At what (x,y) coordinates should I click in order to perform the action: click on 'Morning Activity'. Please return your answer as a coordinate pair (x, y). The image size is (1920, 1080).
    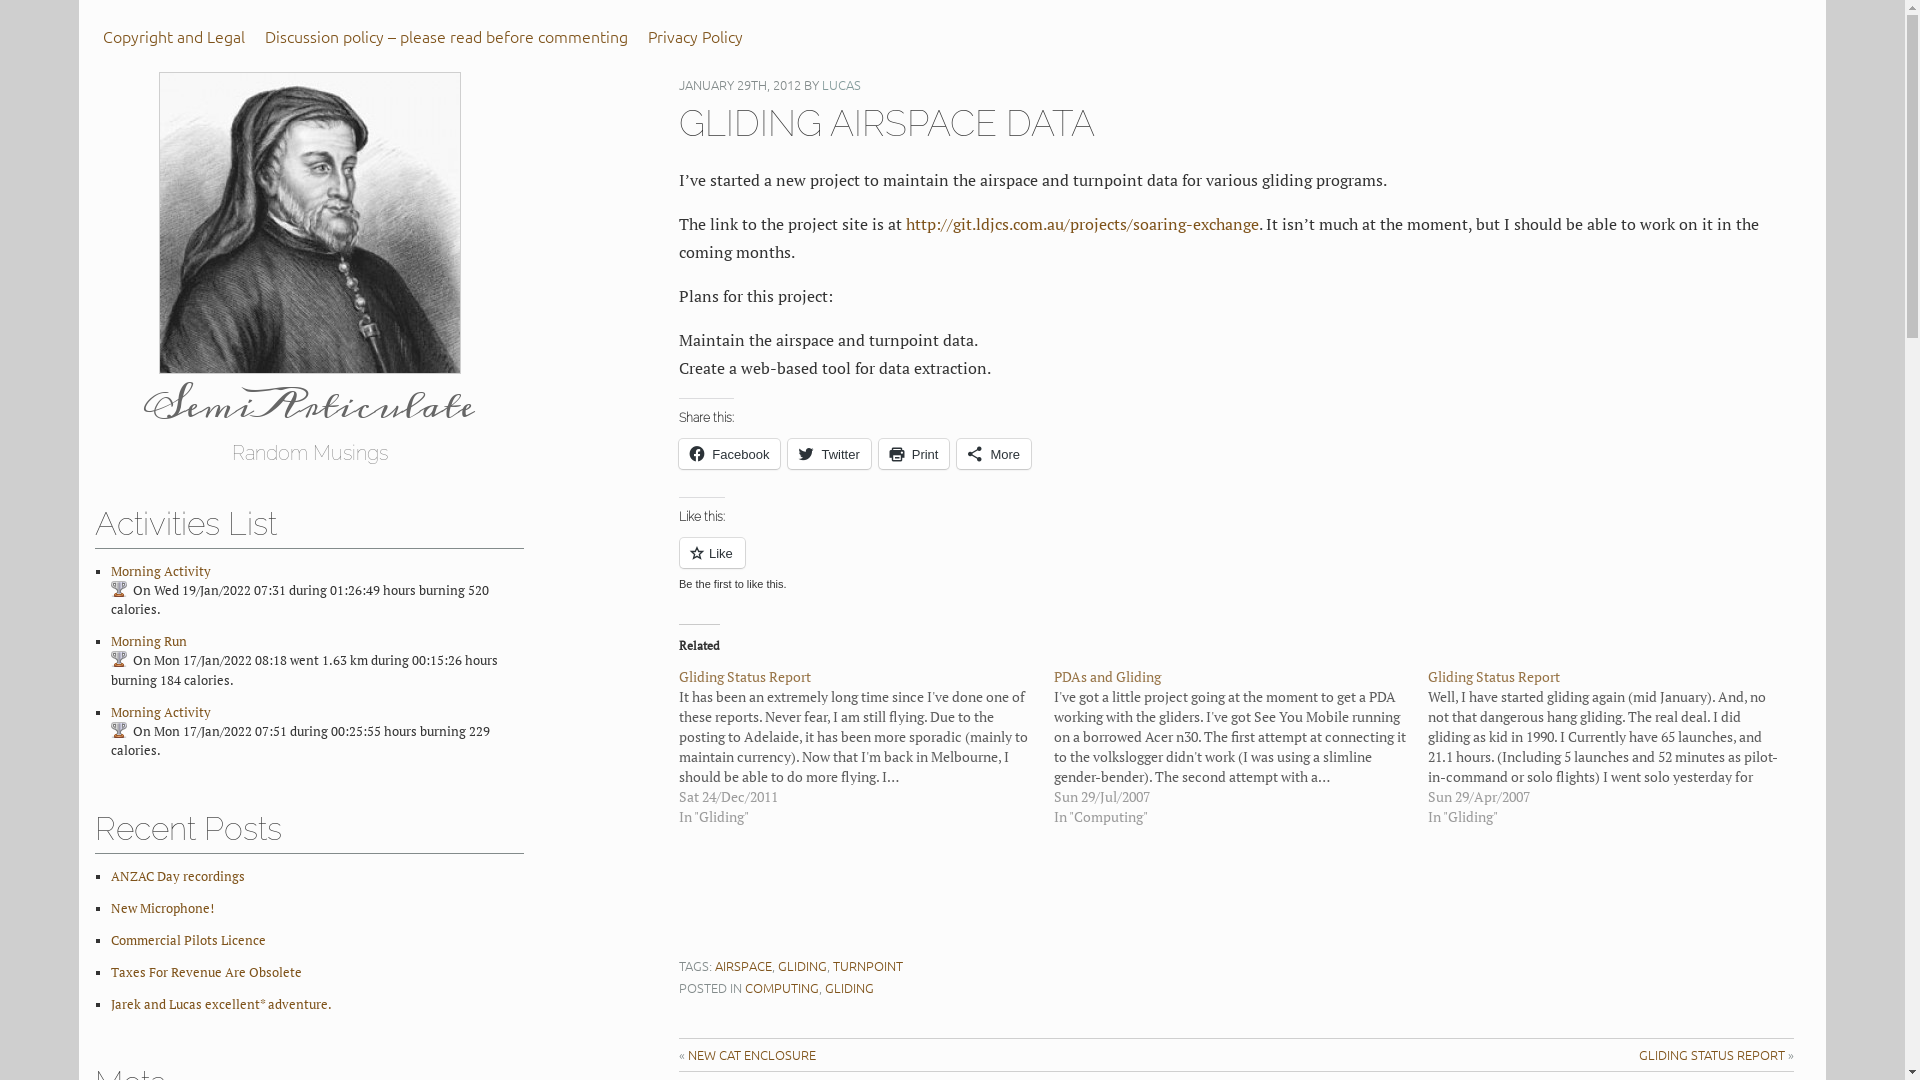
    Looking at the image, I should click on (161, 571).